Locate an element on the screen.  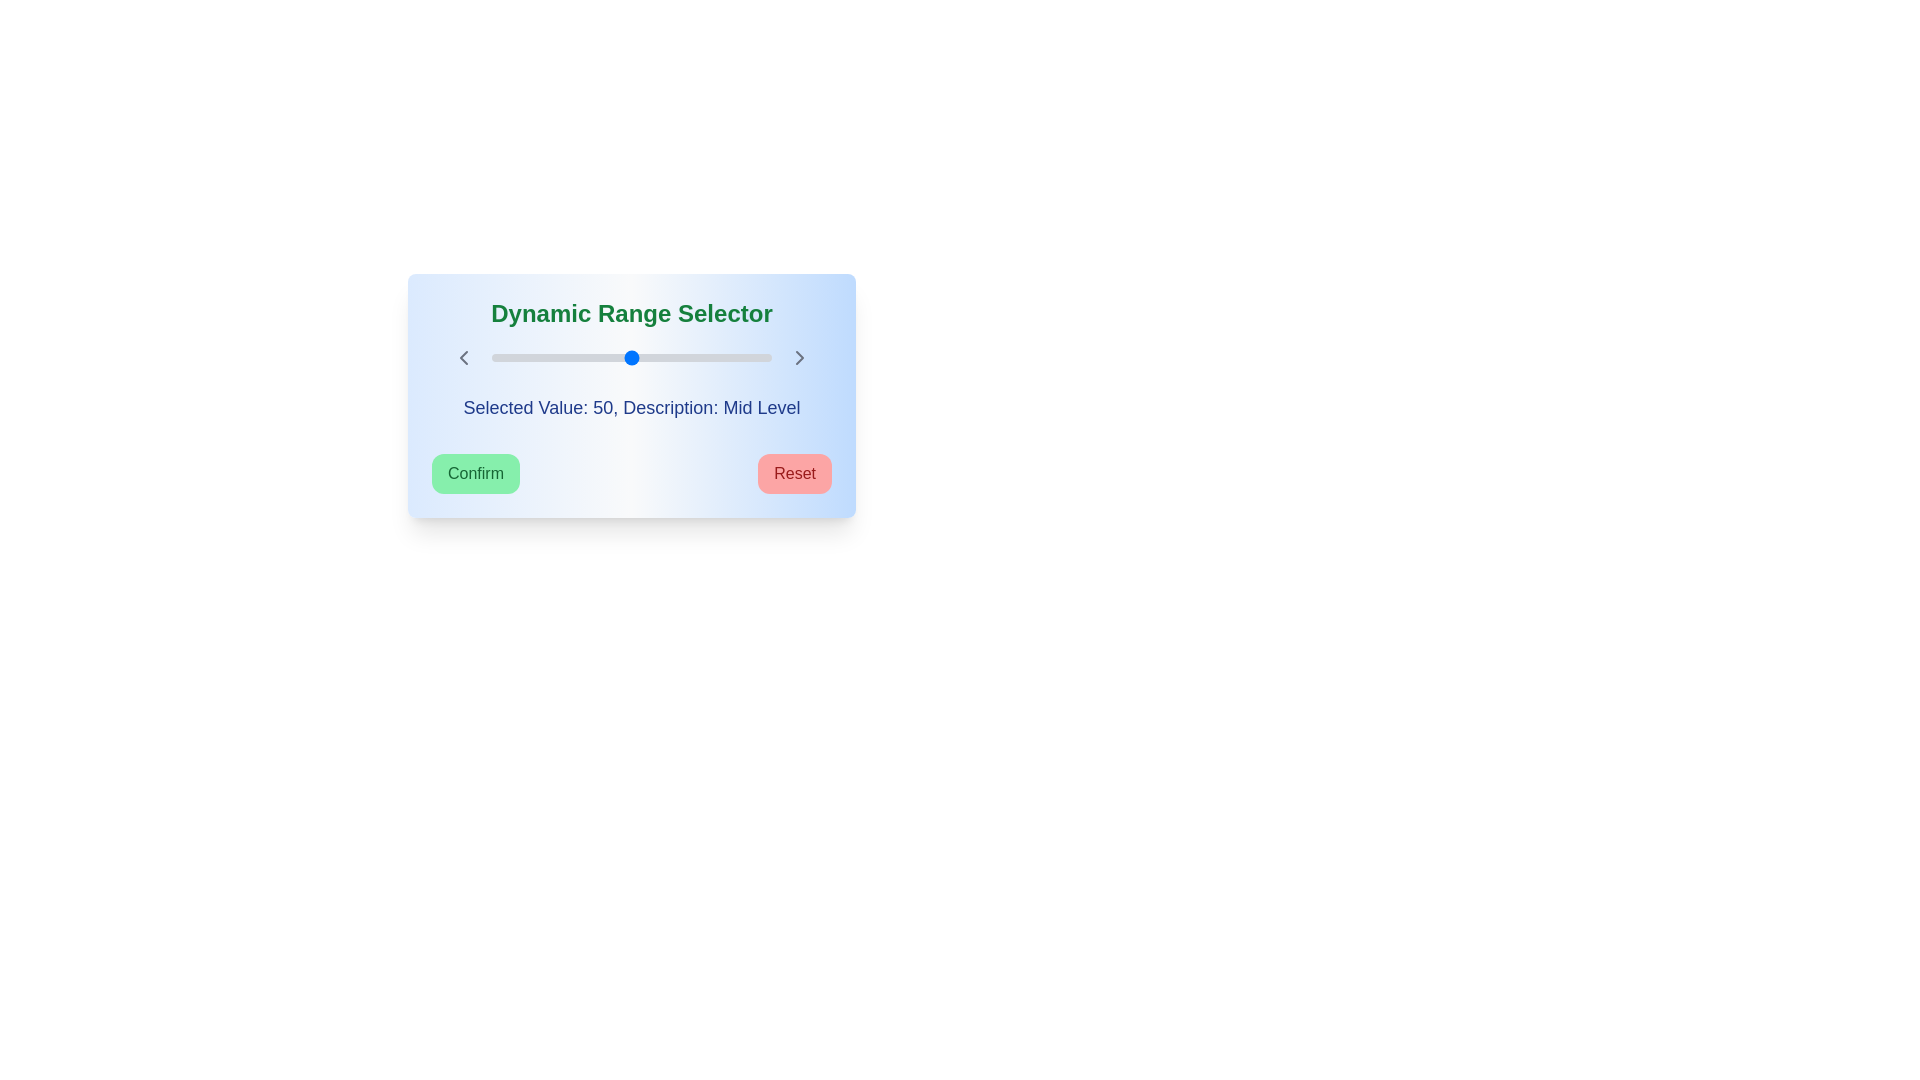
the slider is located at coordinates (580, 357).